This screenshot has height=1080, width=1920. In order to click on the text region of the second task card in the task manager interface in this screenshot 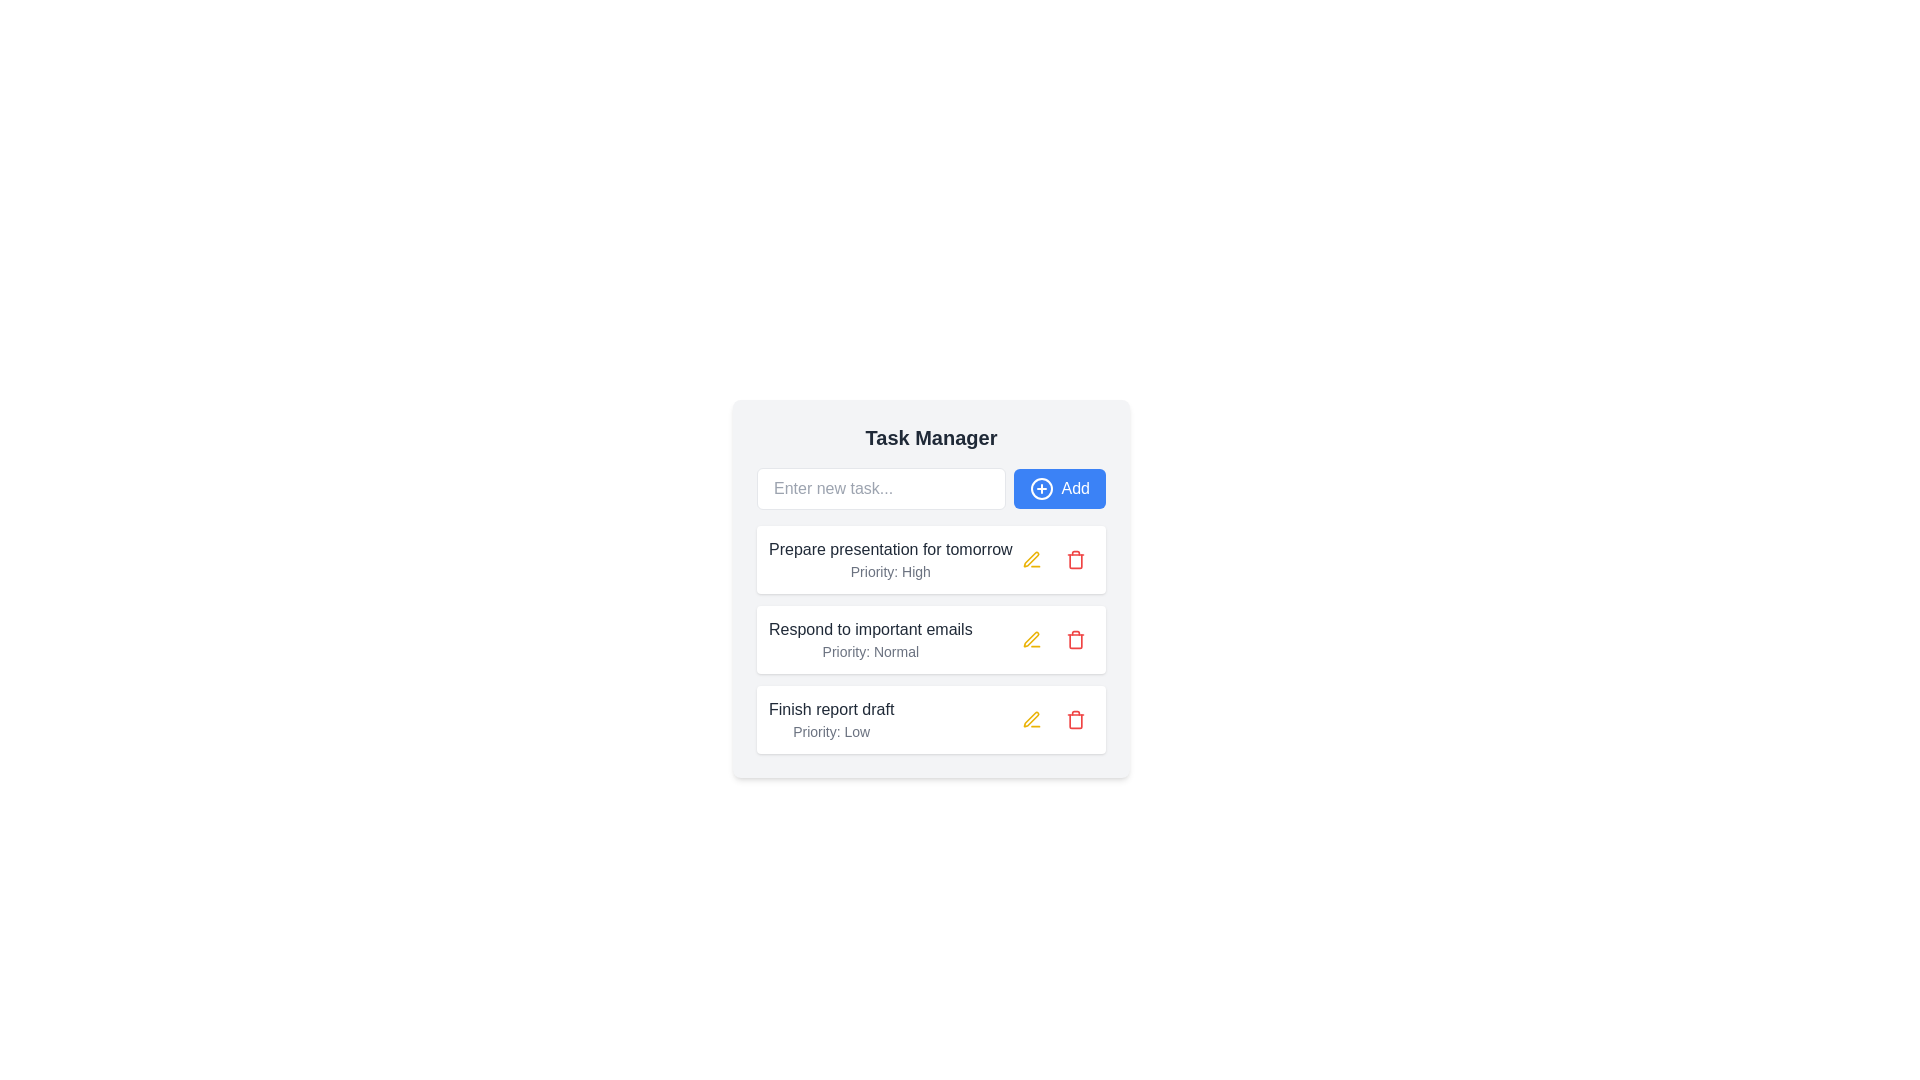, I will do `click(930, 640)`.